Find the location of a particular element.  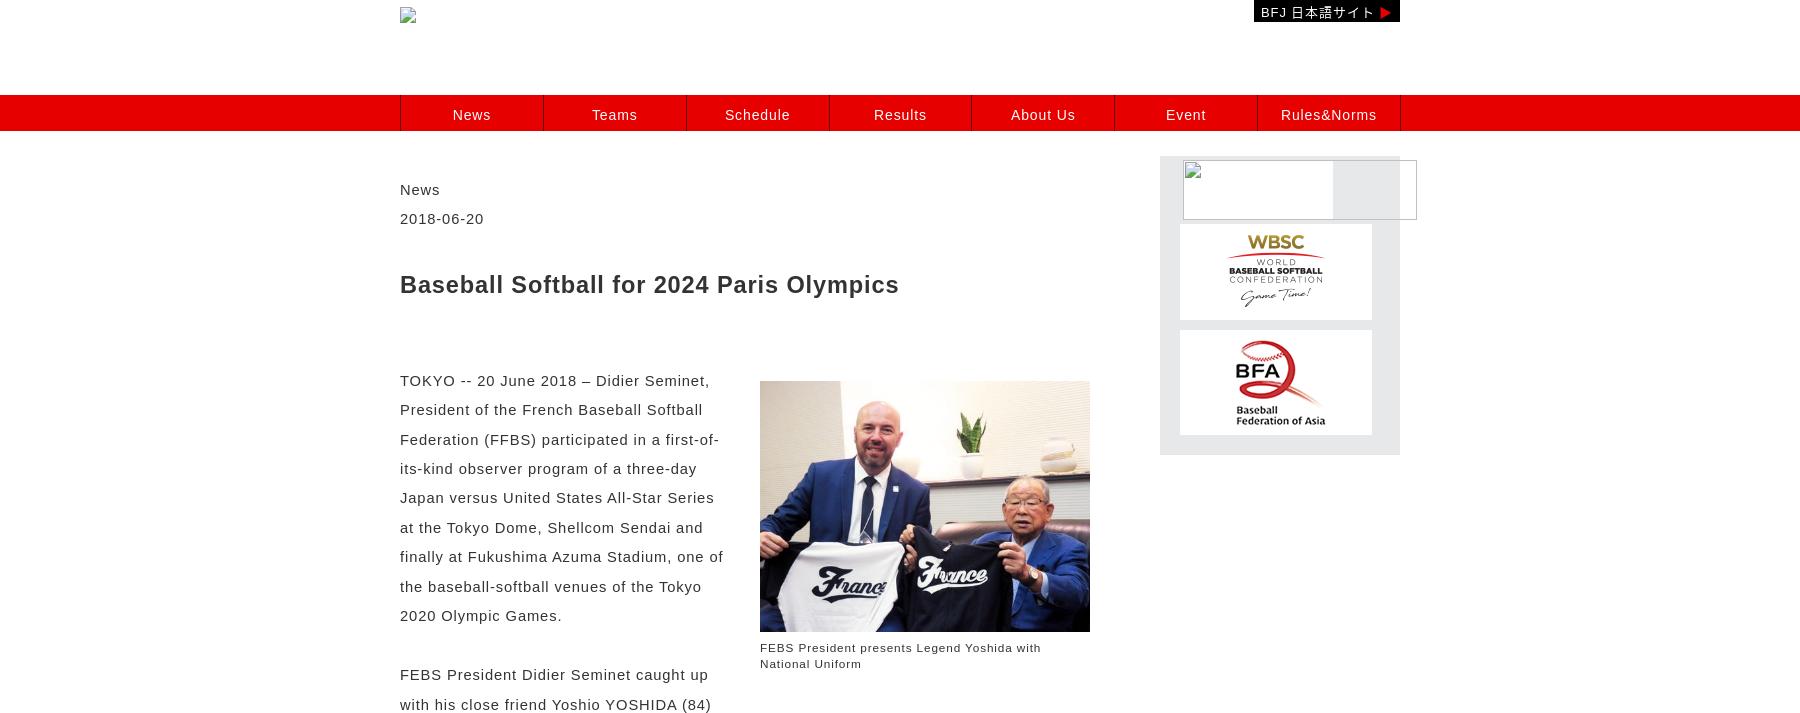

'2018-06-20' is located at coordinates (442, 219).